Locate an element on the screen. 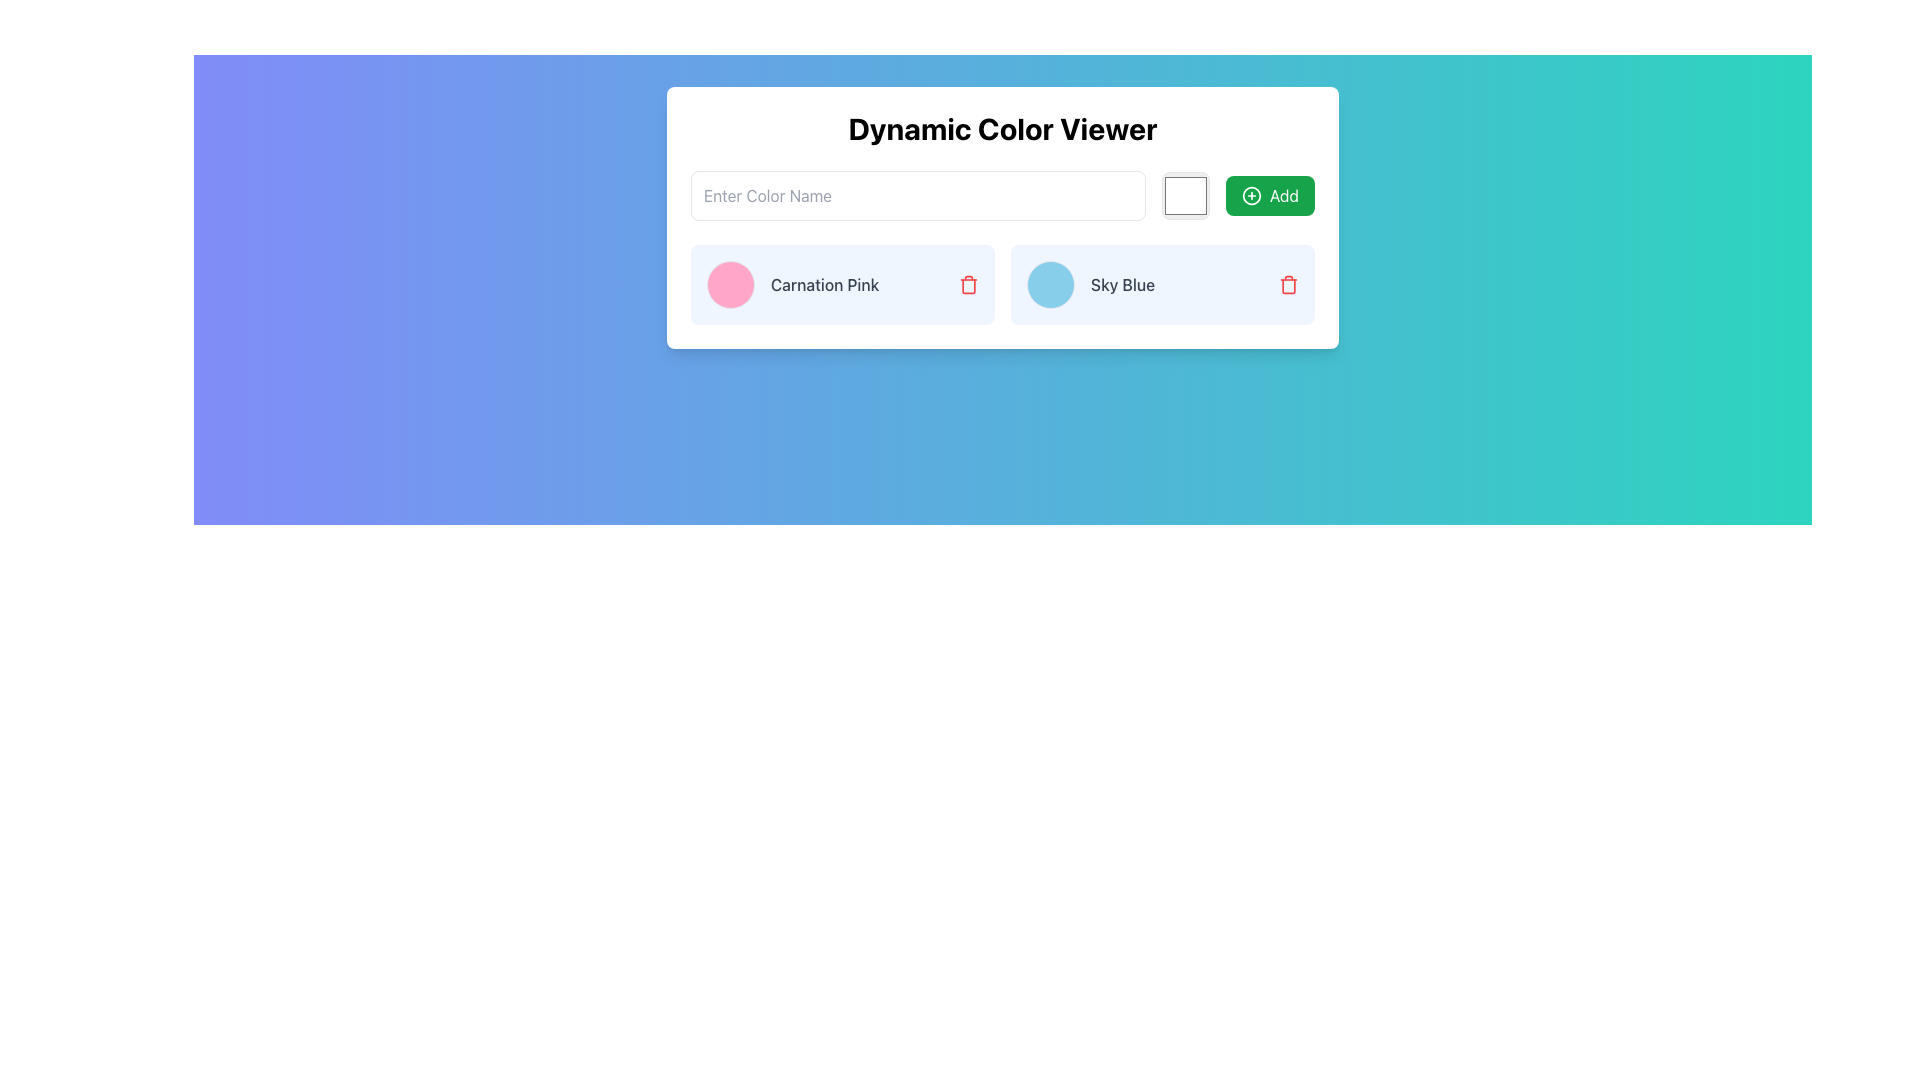  the text label that conveys the color name 'Carnation Pink' to read its content is located at coordinates (825, 285).